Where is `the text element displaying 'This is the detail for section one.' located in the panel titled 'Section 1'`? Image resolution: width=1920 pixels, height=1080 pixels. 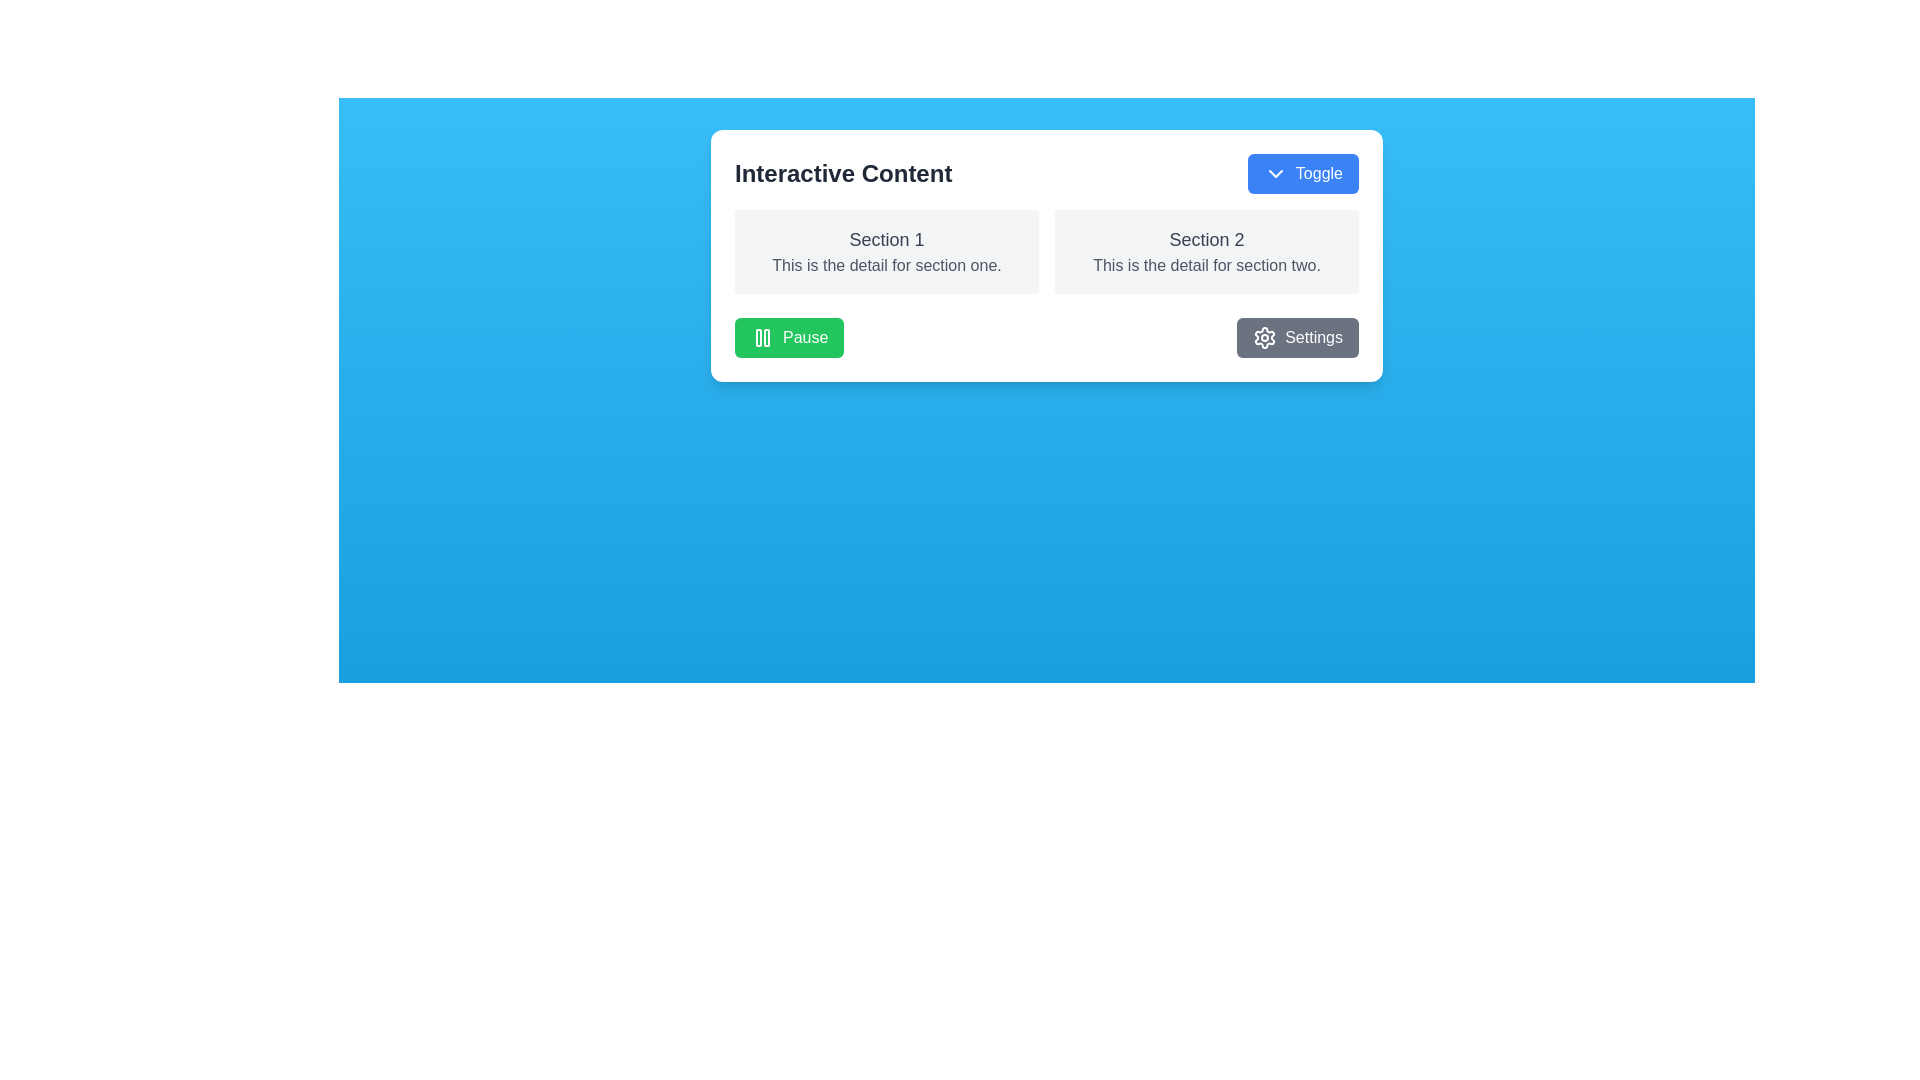 the text element displaying 'This is the detail for section one.' located in the panel titled 'Section 1' is located at coordinates (886, 265).